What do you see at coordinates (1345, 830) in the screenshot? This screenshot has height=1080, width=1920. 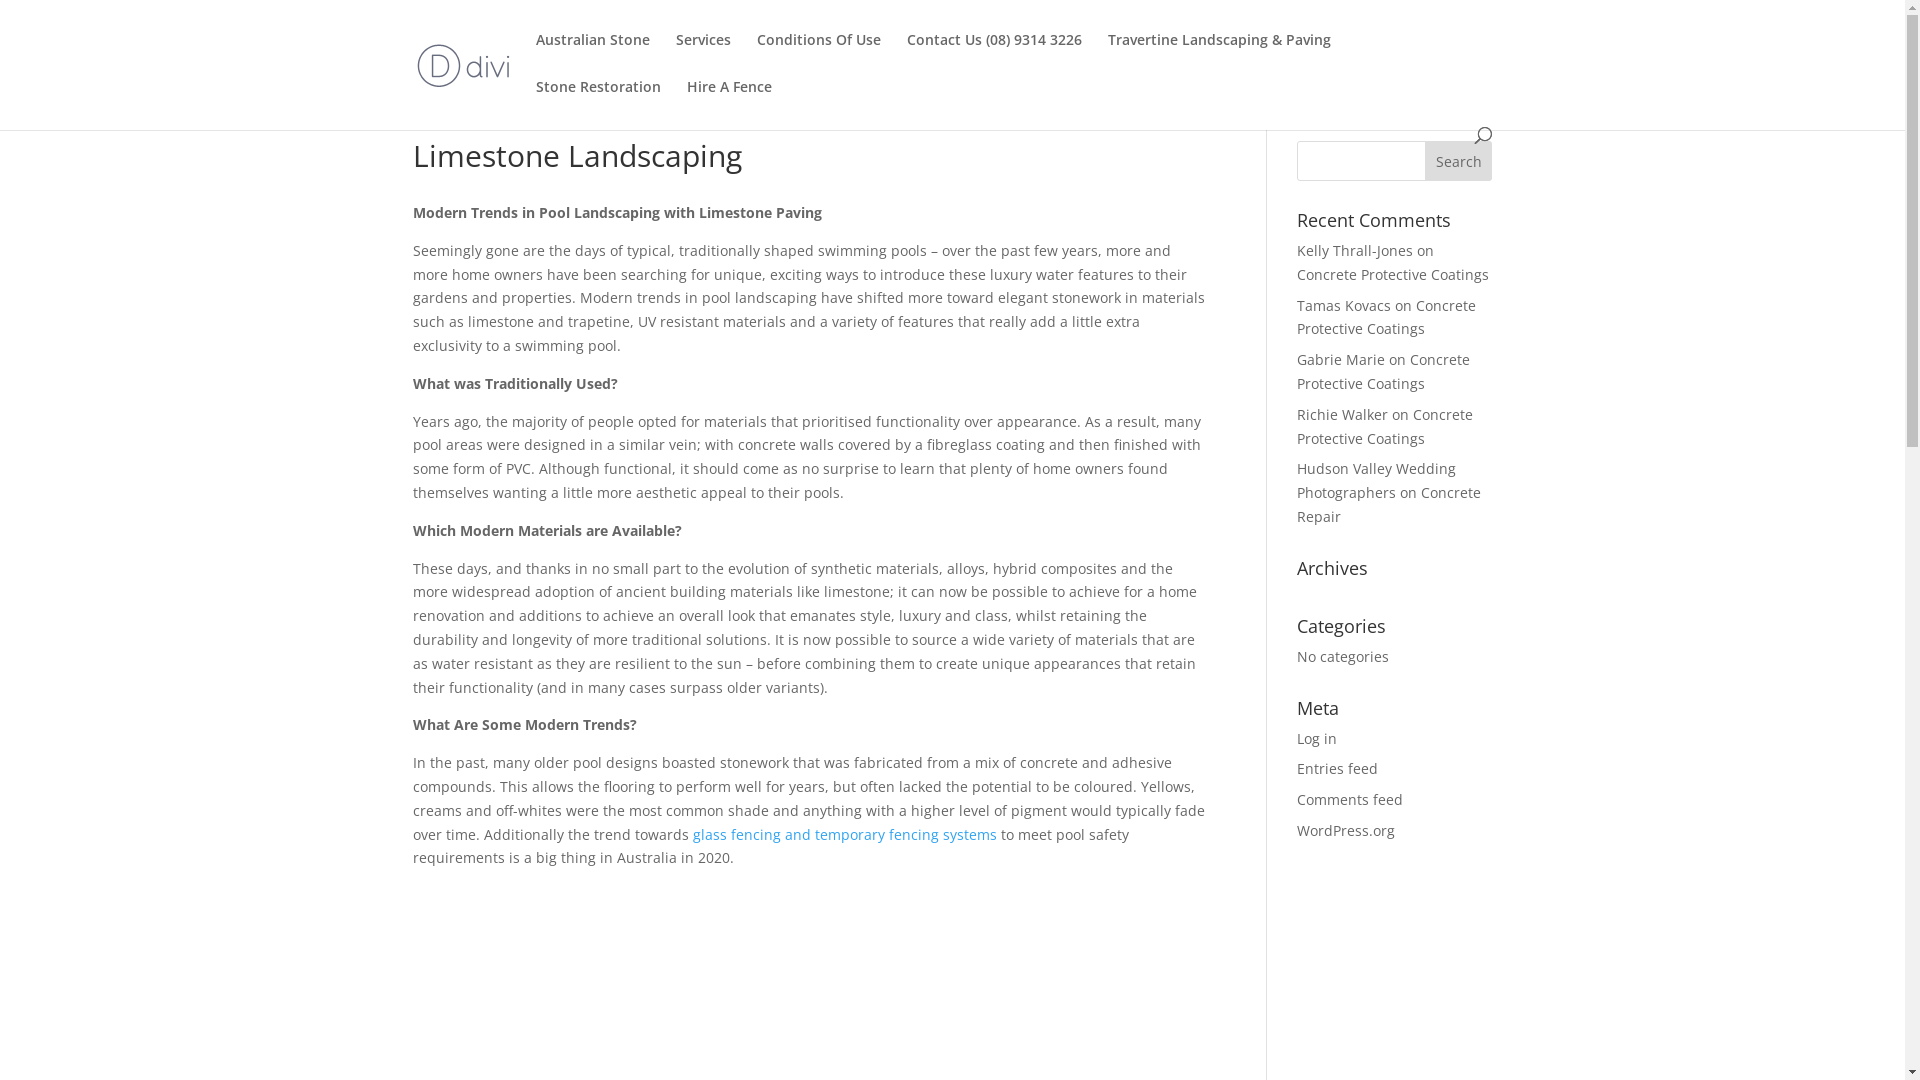 I see `'WordPress.org'` at bounding box center [1345, 830].